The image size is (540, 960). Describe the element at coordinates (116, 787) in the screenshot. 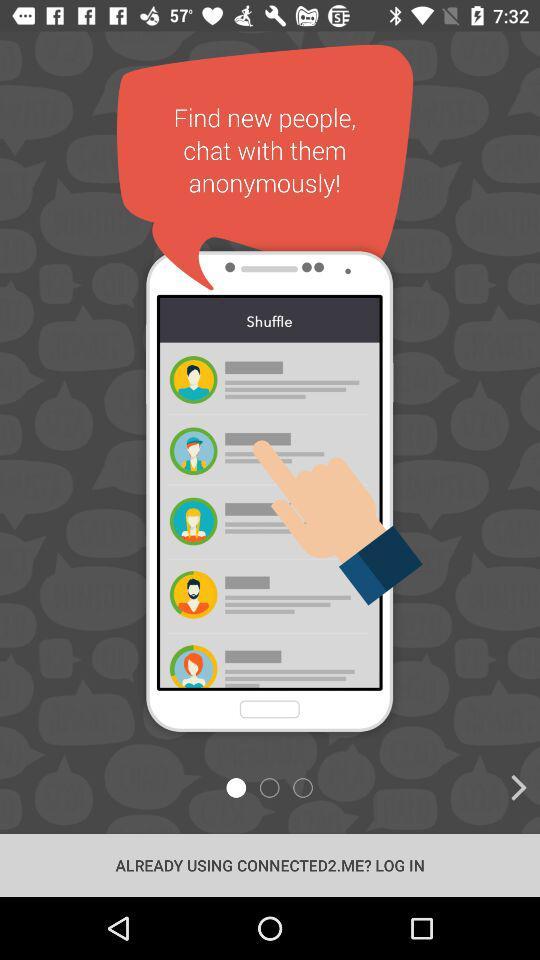

I see `the star icon` at that location.